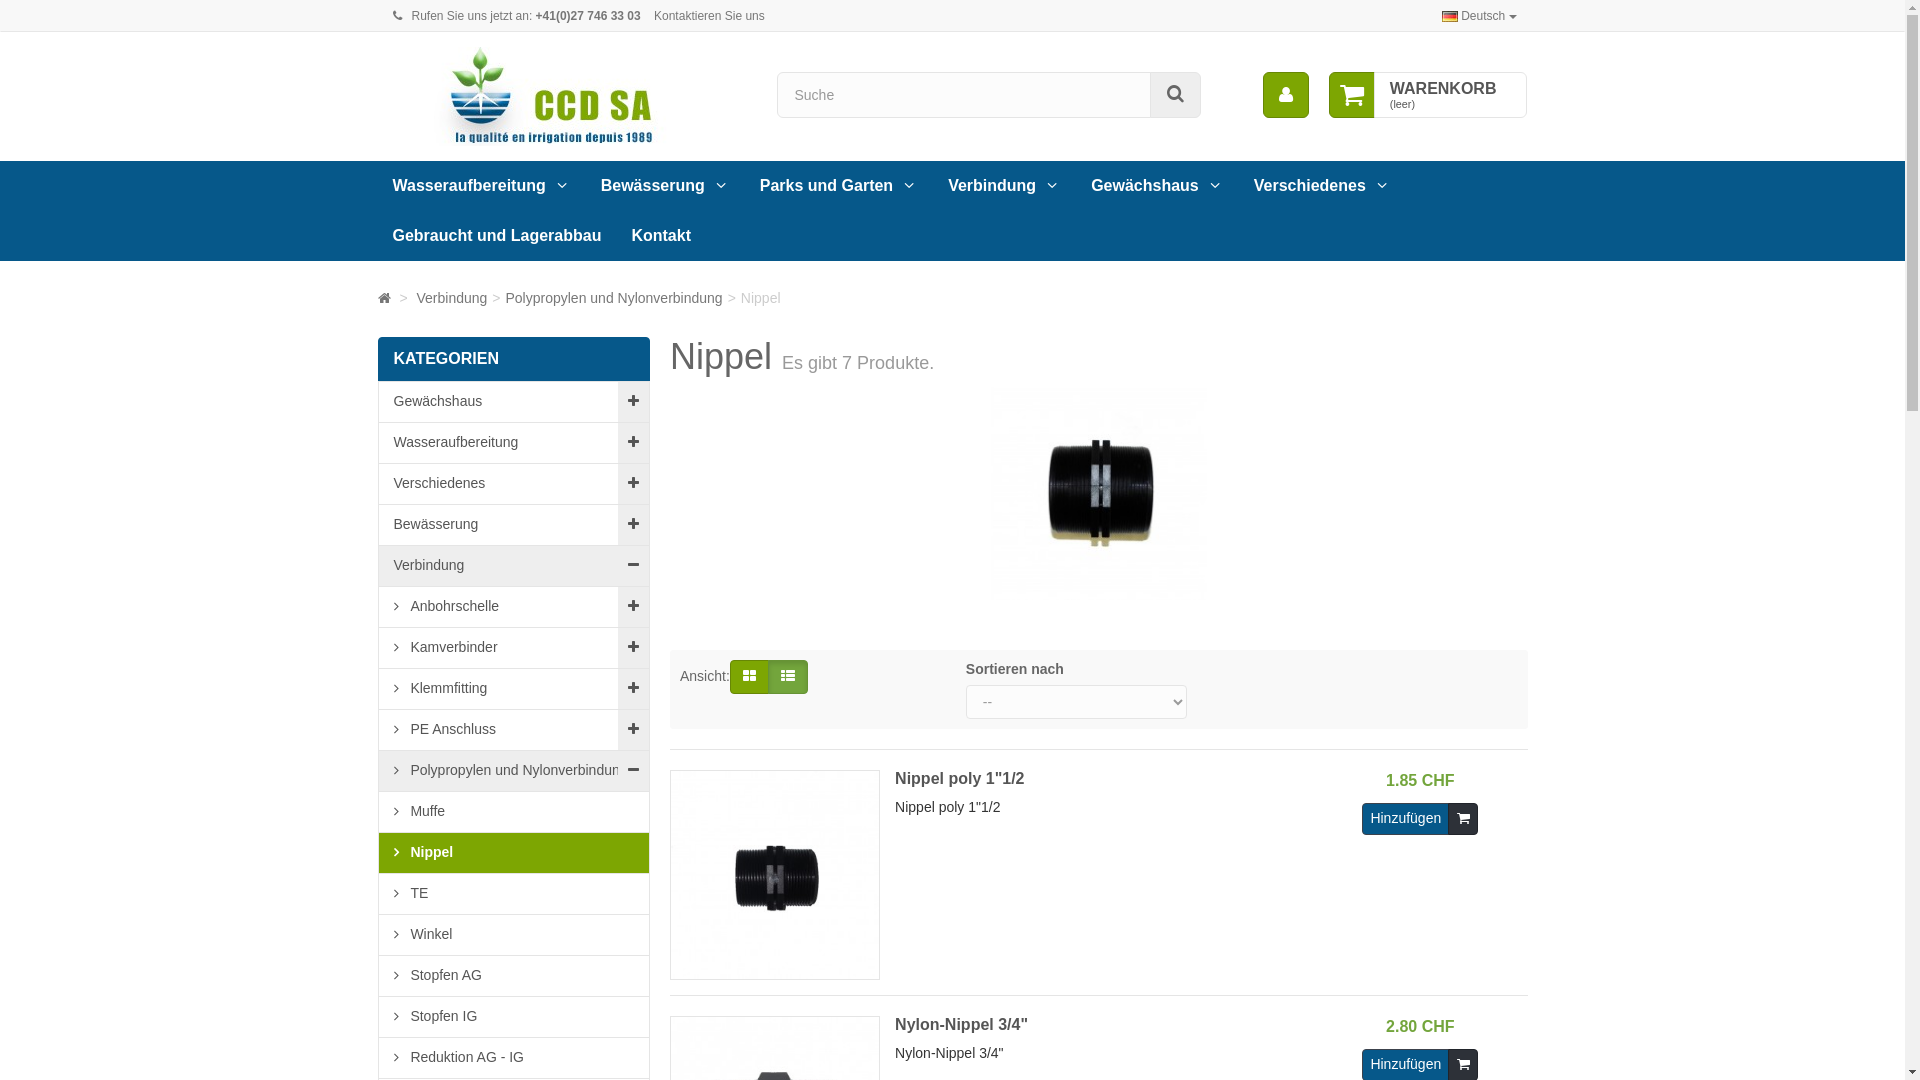  I want to click on 'Kamverbinder', so click(513, 647).